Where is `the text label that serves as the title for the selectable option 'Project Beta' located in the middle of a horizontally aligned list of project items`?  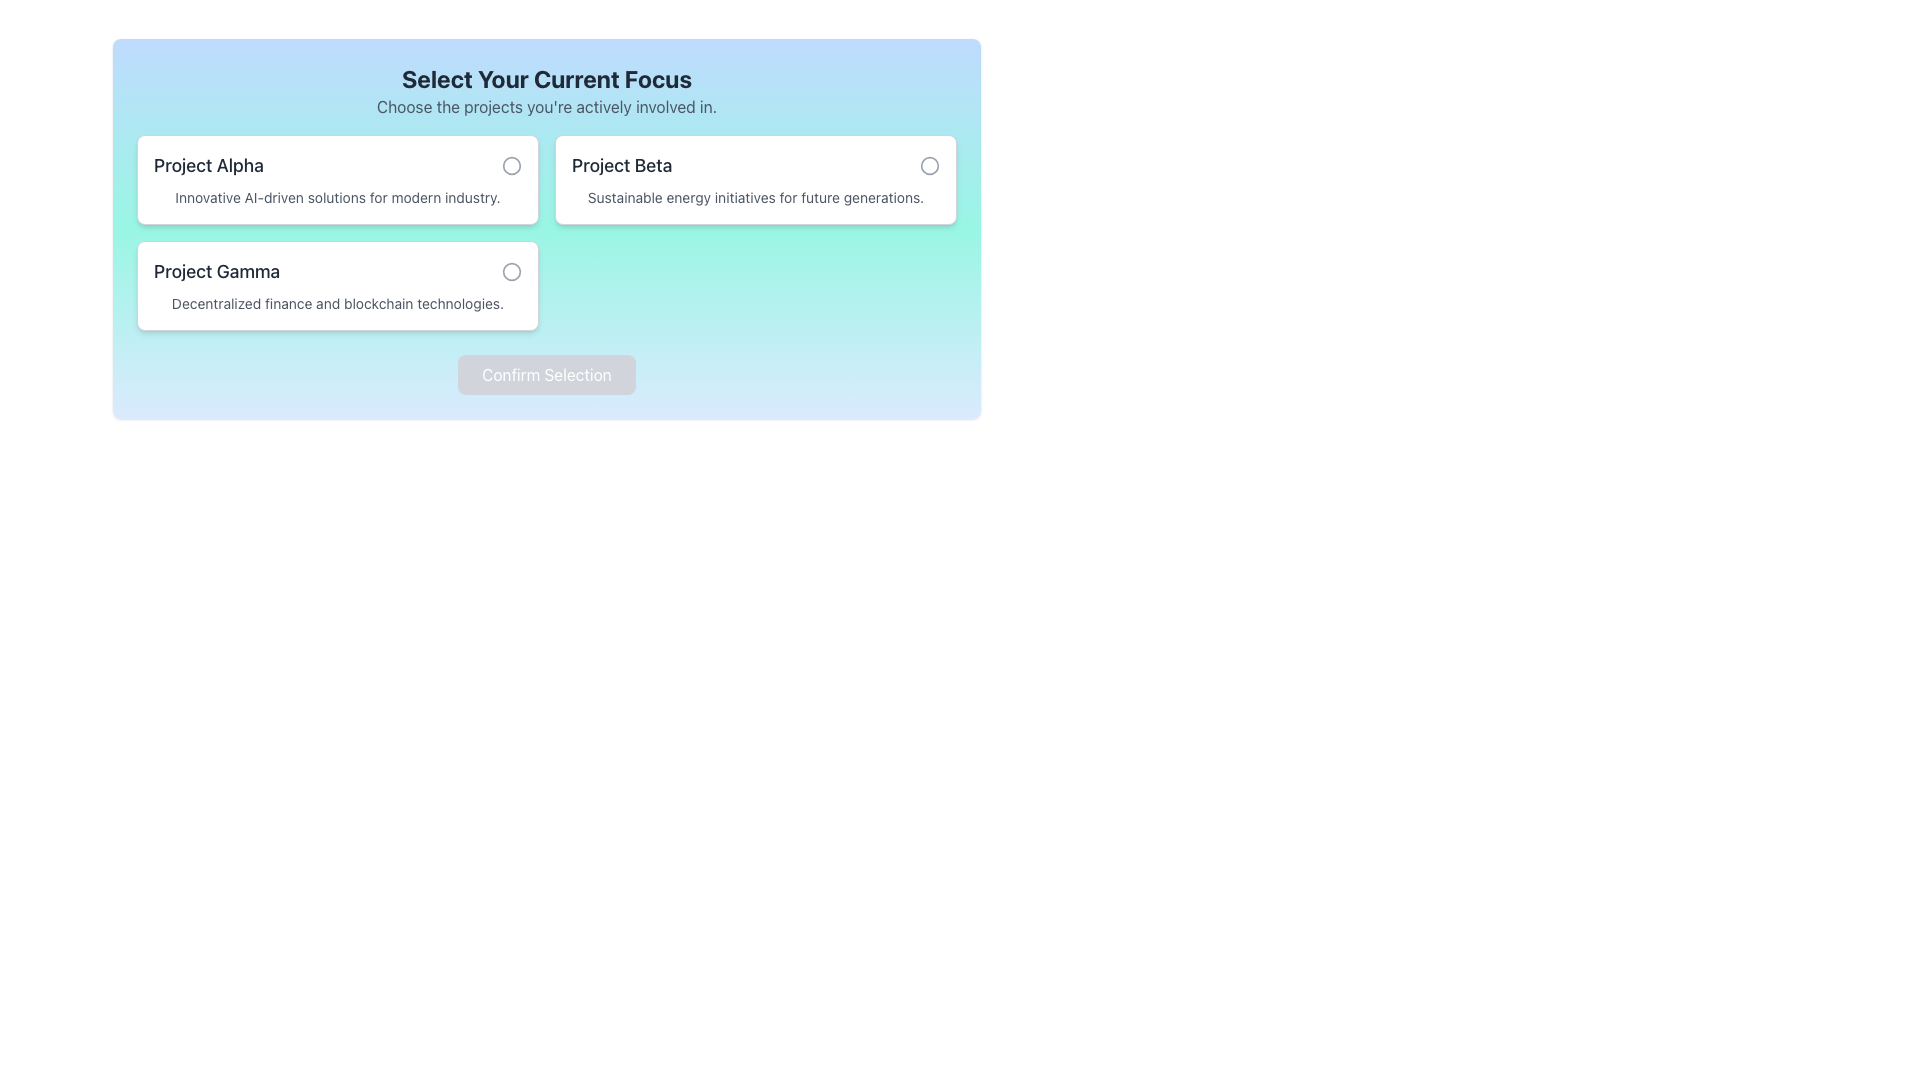
the text label that serves as the title for the selectable option 'Project Beta' located in the middle of a horizontally aligned list of project items is located at coordinates (621, 164).